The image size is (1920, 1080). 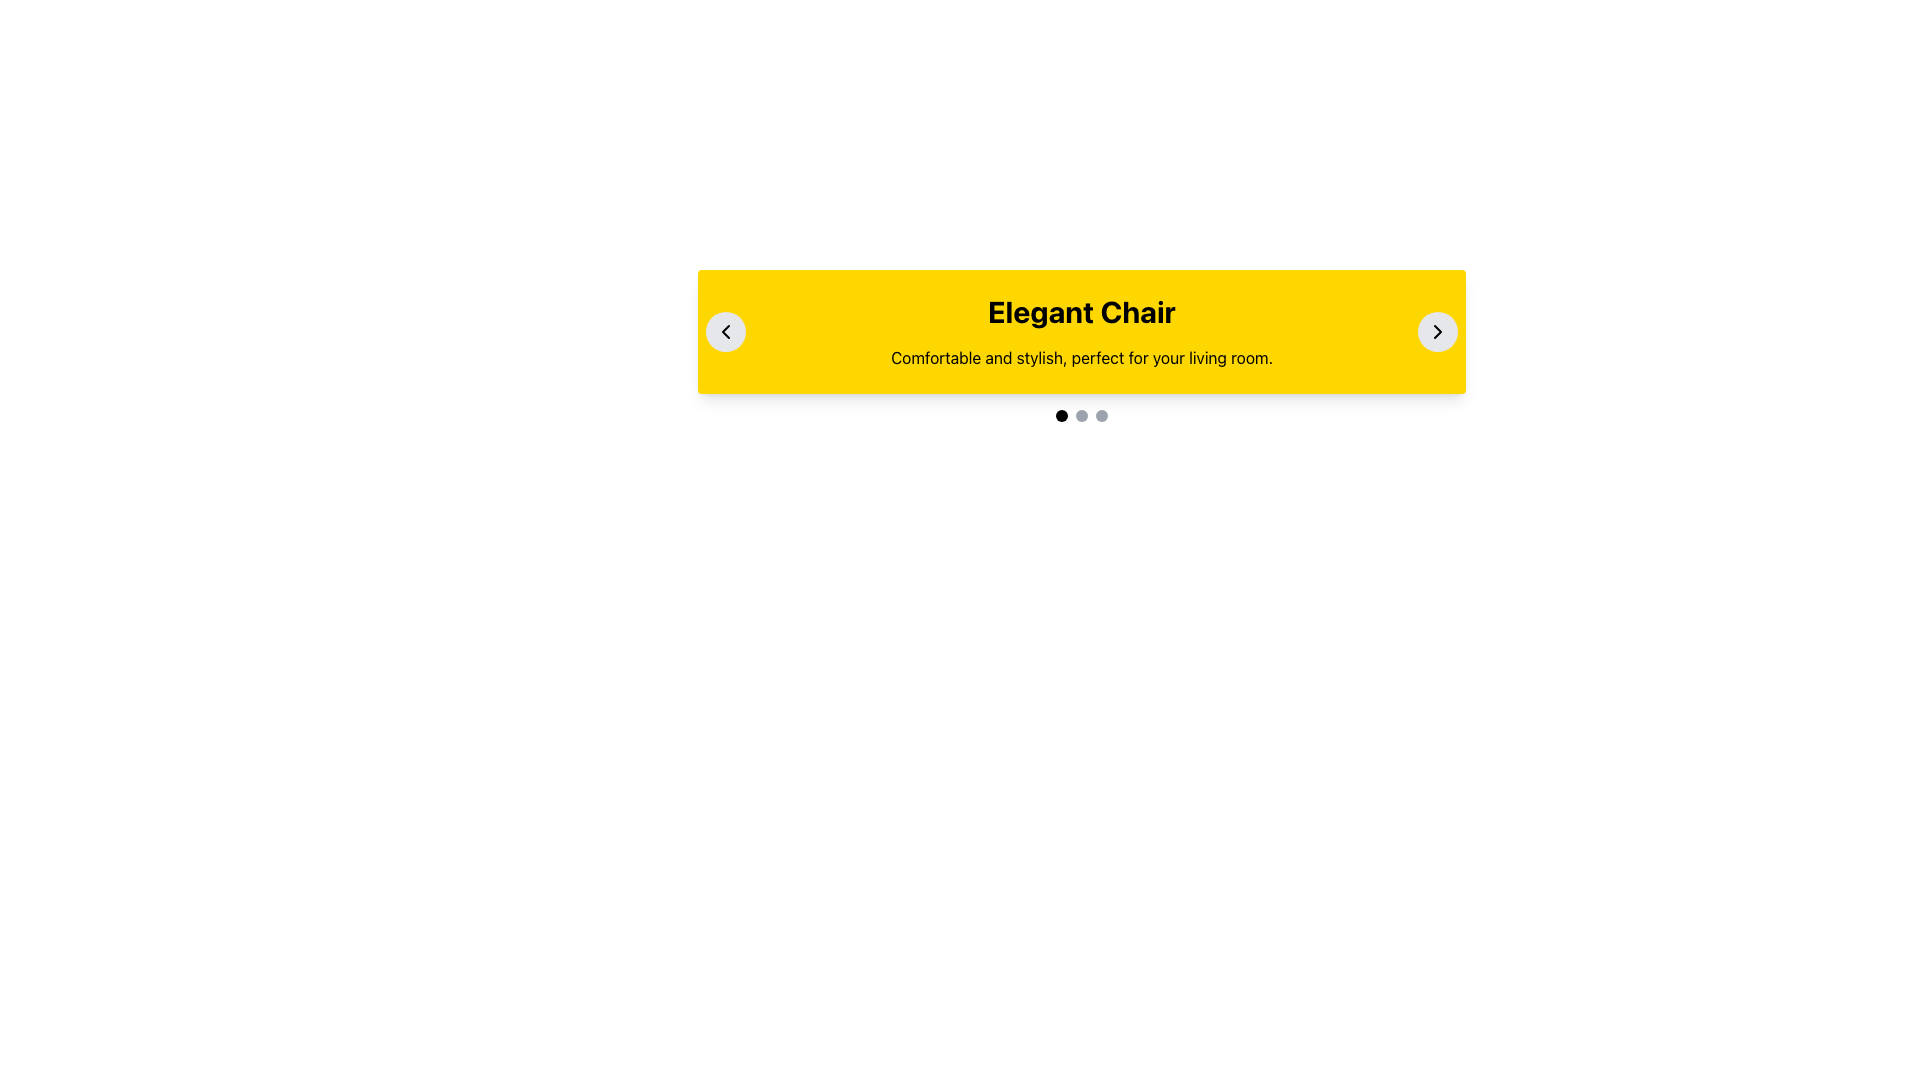 I want to click on the first Carousel Indicator Dot located below the highlighted text 'Elegant Chair', so click(x=1060, y=415).